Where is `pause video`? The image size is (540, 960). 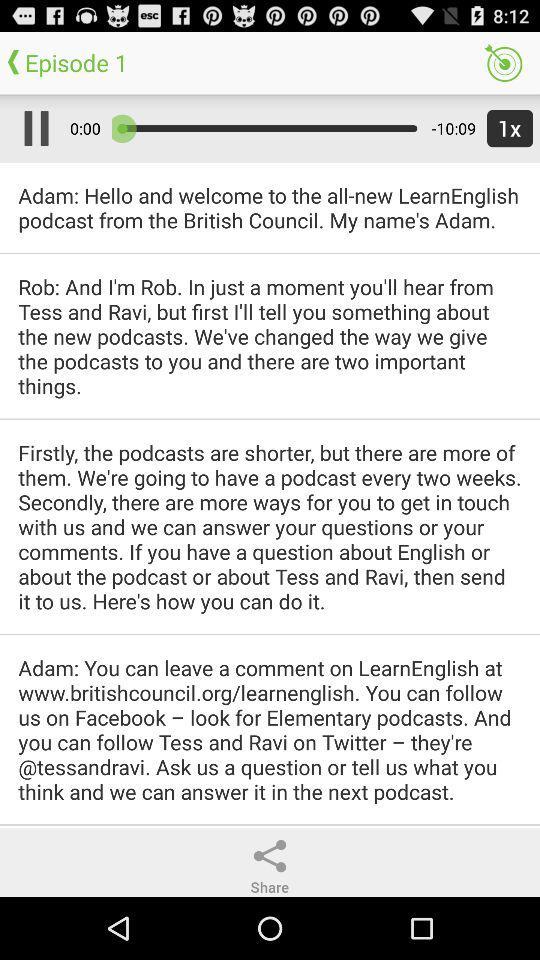
pause video is located at coordinates (31, 127).